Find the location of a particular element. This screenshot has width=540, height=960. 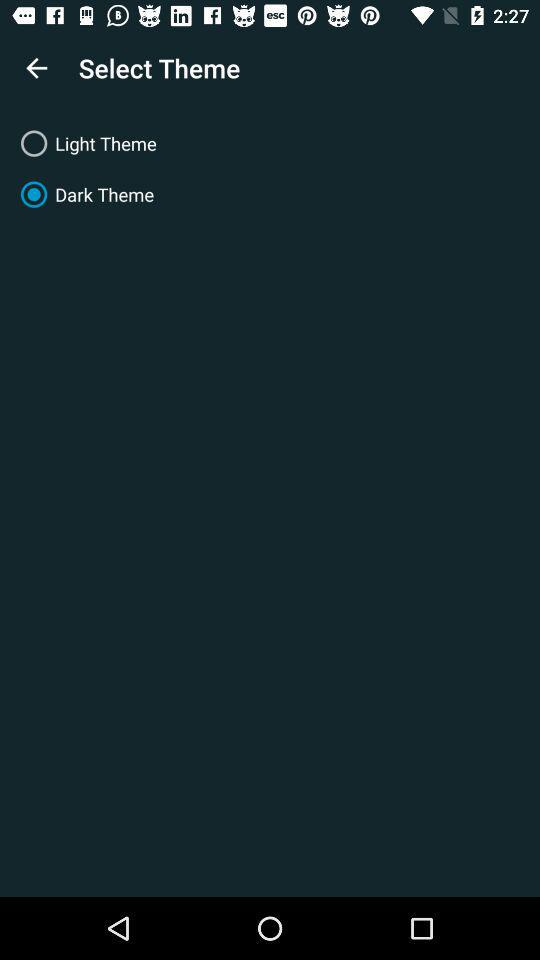

icon above dark theme icon is located at coordinates (270, 142).